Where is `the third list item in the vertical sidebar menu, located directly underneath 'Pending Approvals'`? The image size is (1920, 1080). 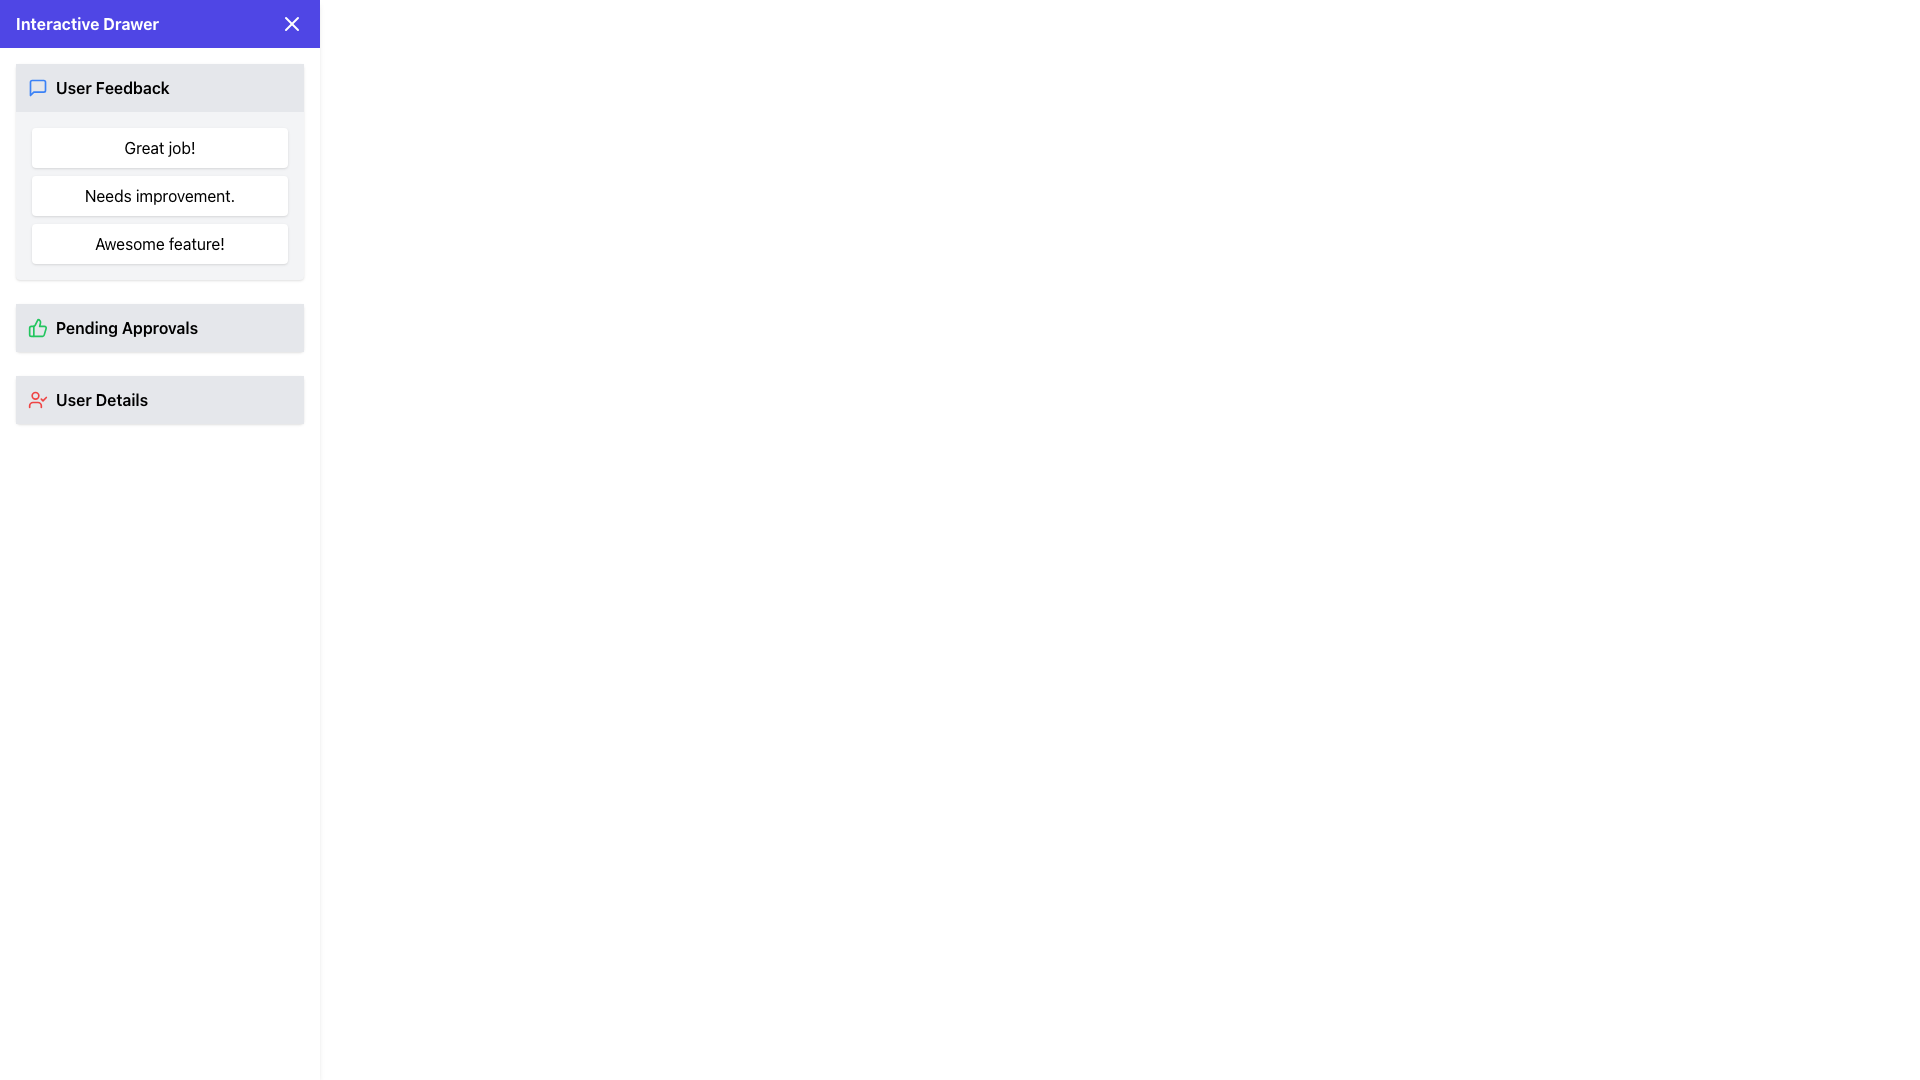 the third list item in the vertical sidebar menu, located directly underneath 'Pending Approvals' is located at coordinates (87, 400).